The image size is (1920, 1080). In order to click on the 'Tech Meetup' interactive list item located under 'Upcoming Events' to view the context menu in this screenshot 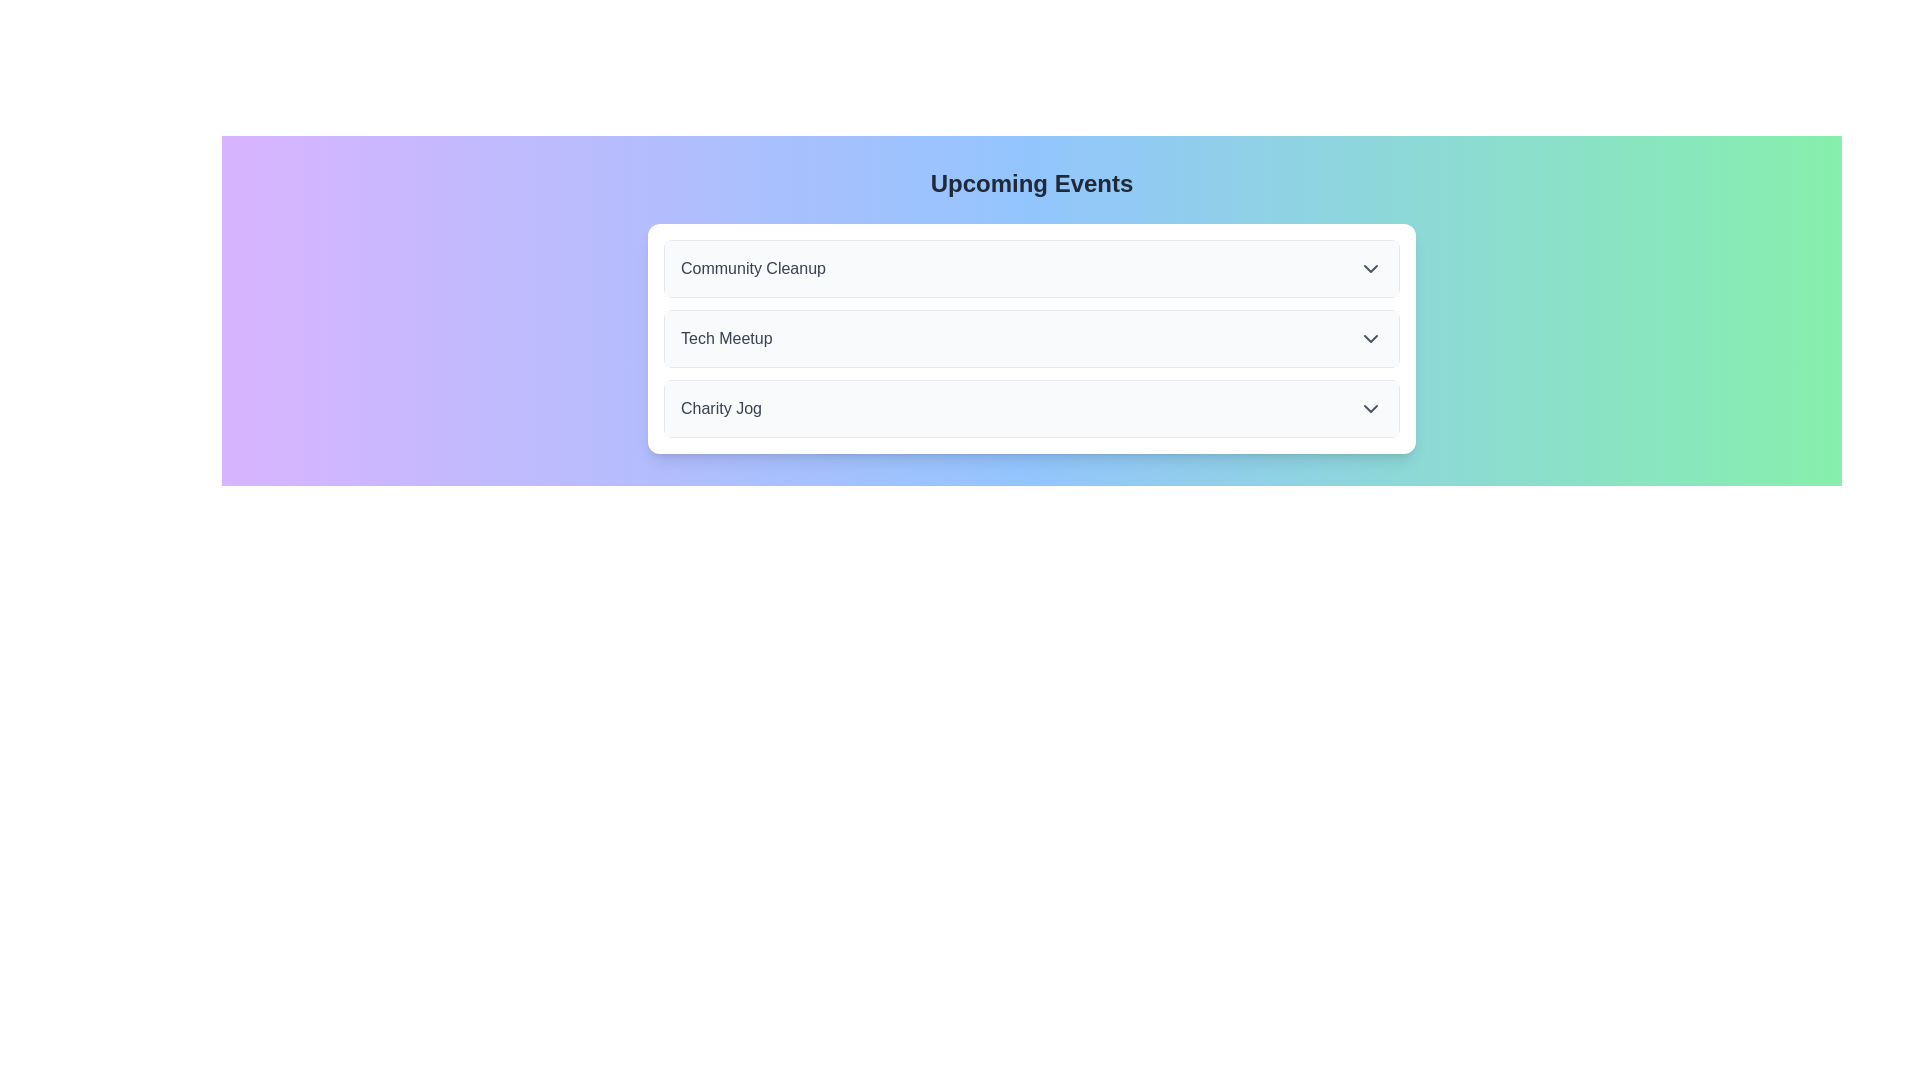, I will do `click(1032, 338)`.